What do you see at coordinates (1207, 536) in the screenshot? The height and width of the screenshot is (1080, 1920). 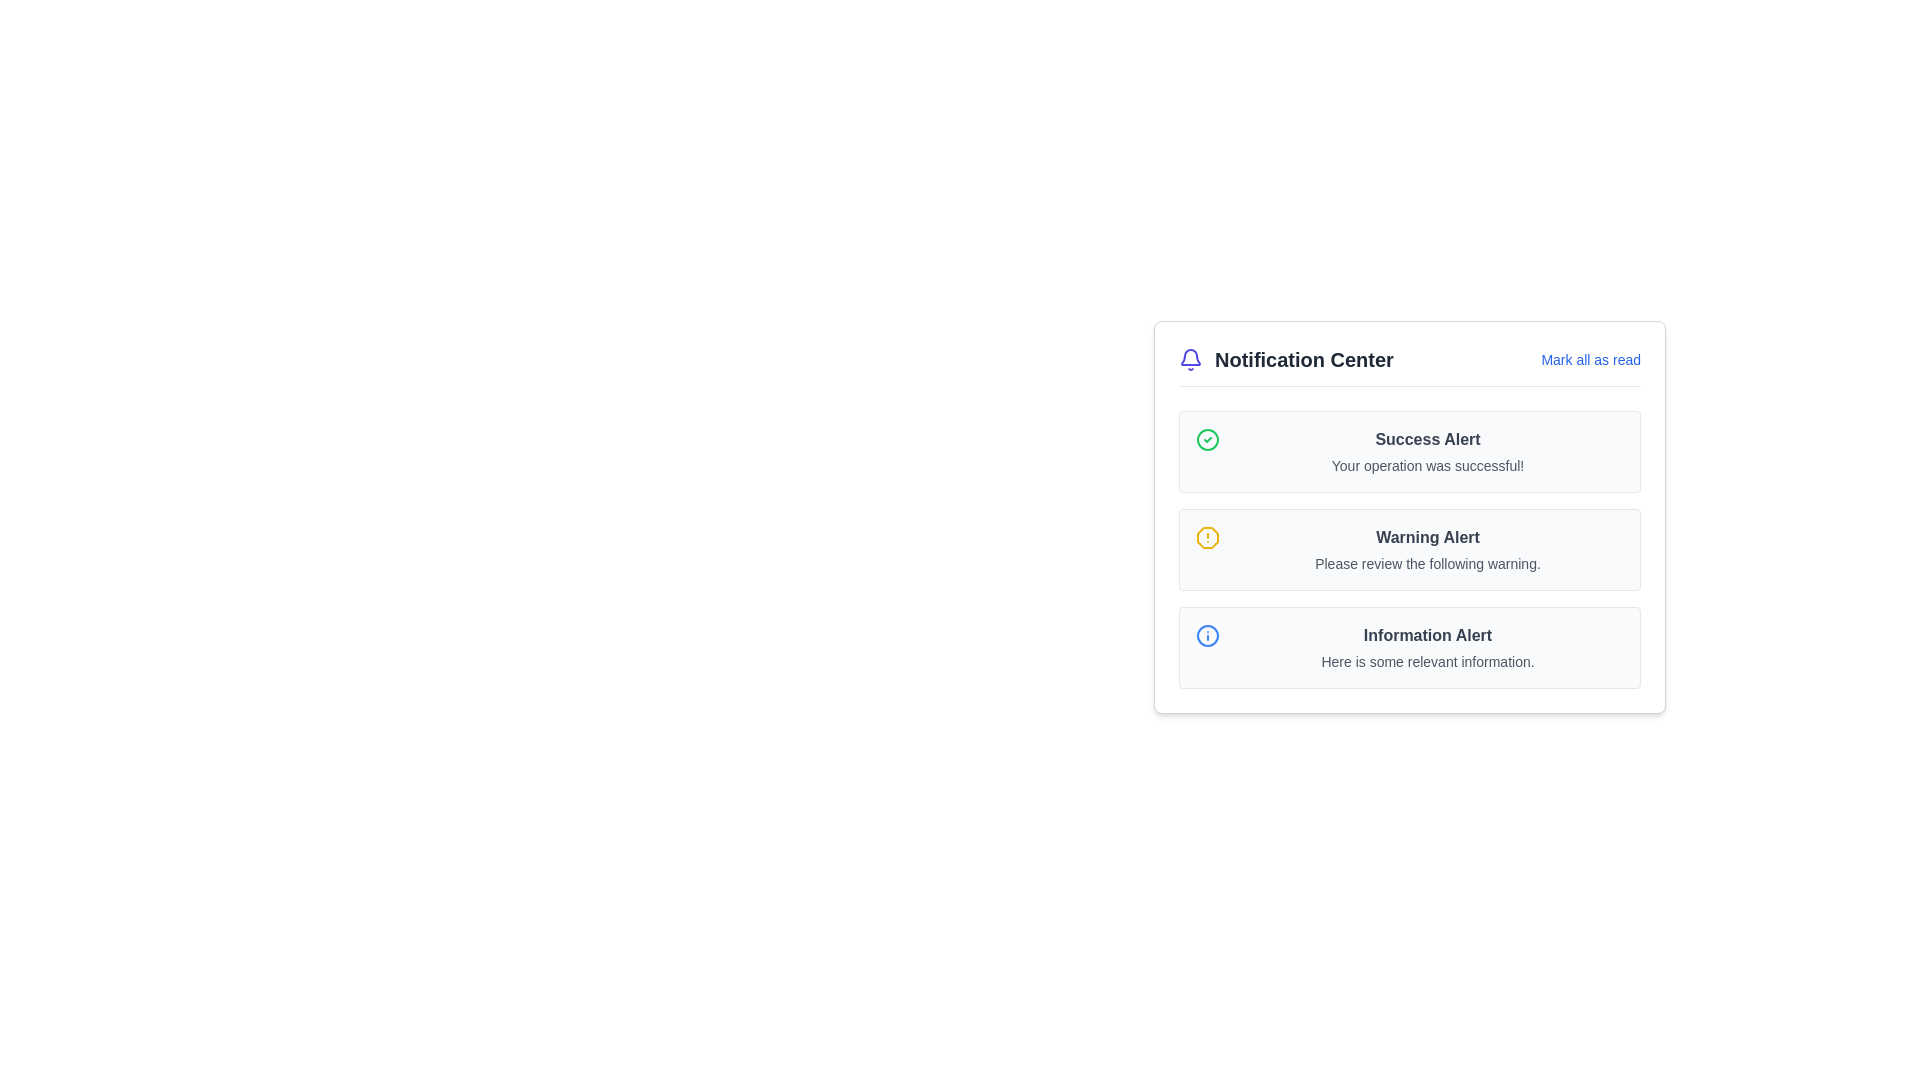 I see `the warning alert icon located in the second row of the alert list in the notification center, next to the 'Warning Alert' title and message` at bounding box center [1207, 536].